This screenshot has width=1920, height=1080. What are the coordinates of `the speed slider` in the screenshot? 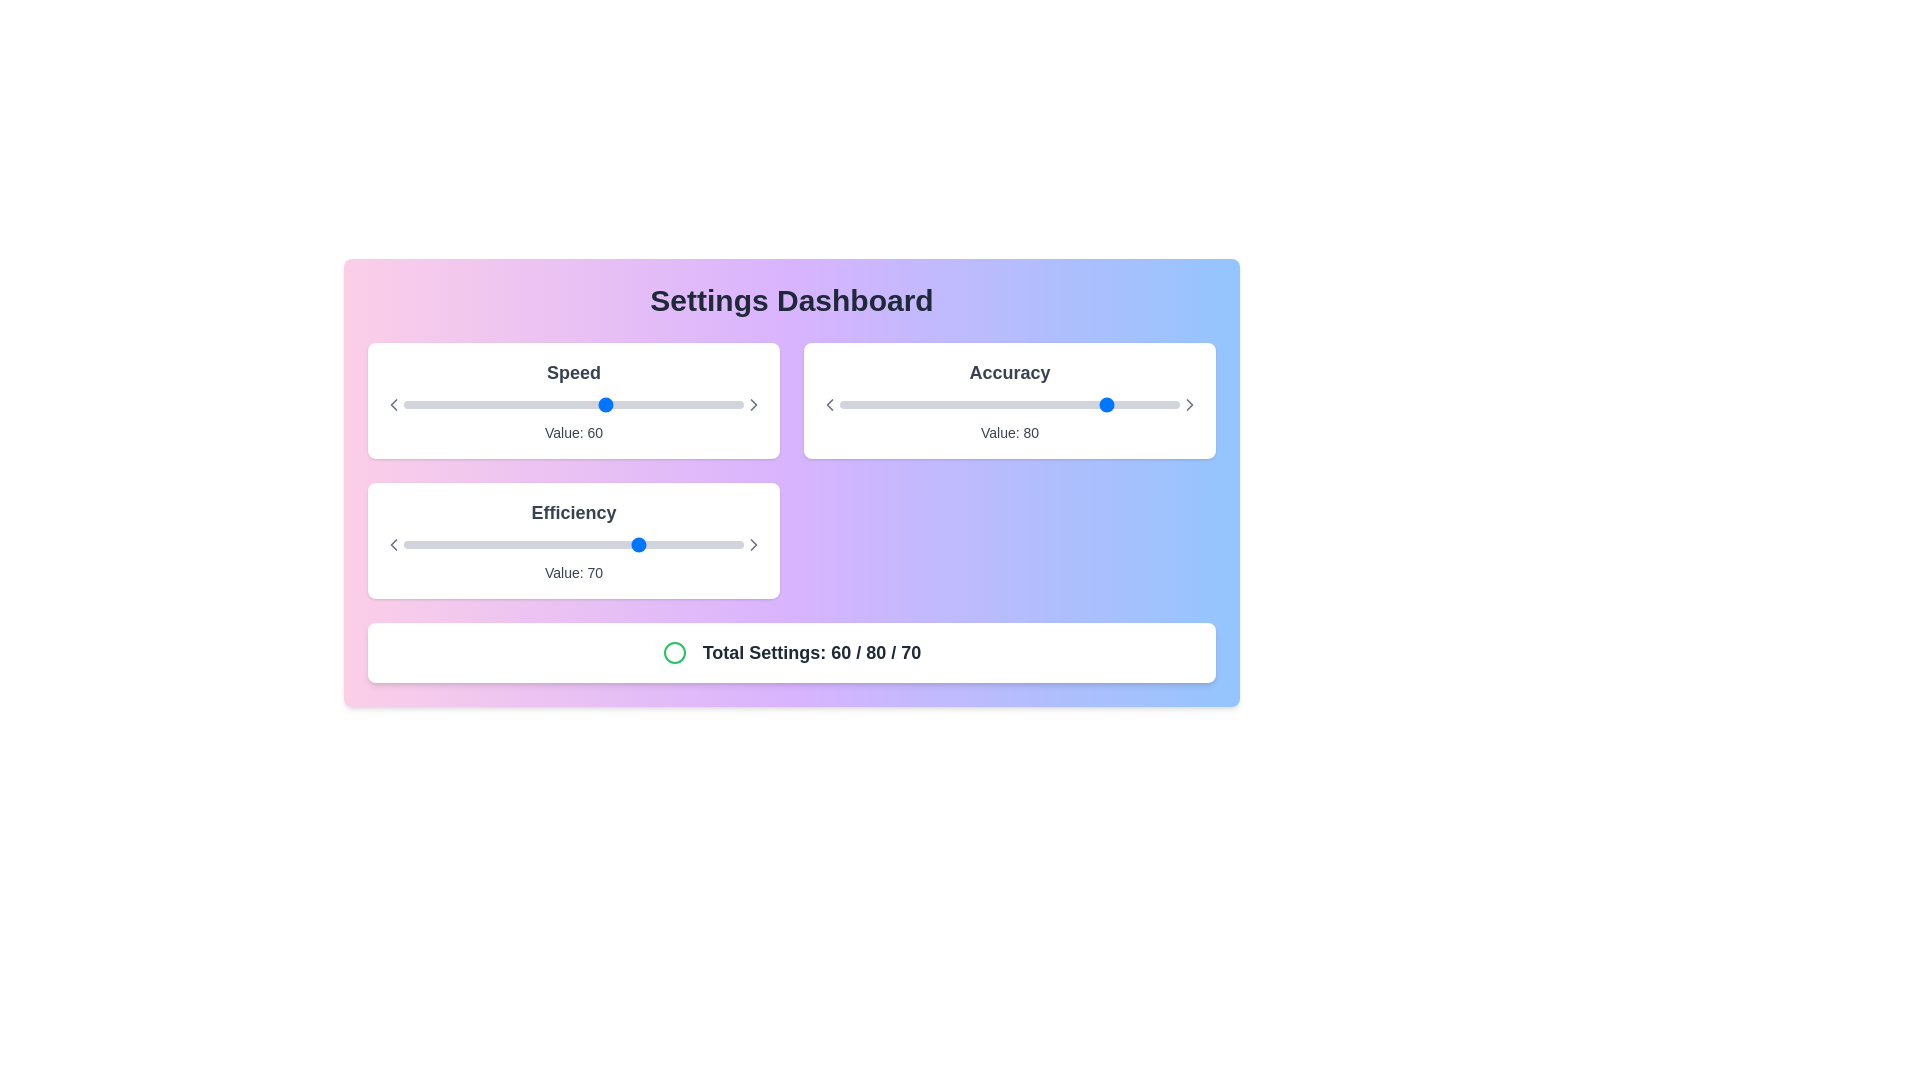 It's located at (679, 405).